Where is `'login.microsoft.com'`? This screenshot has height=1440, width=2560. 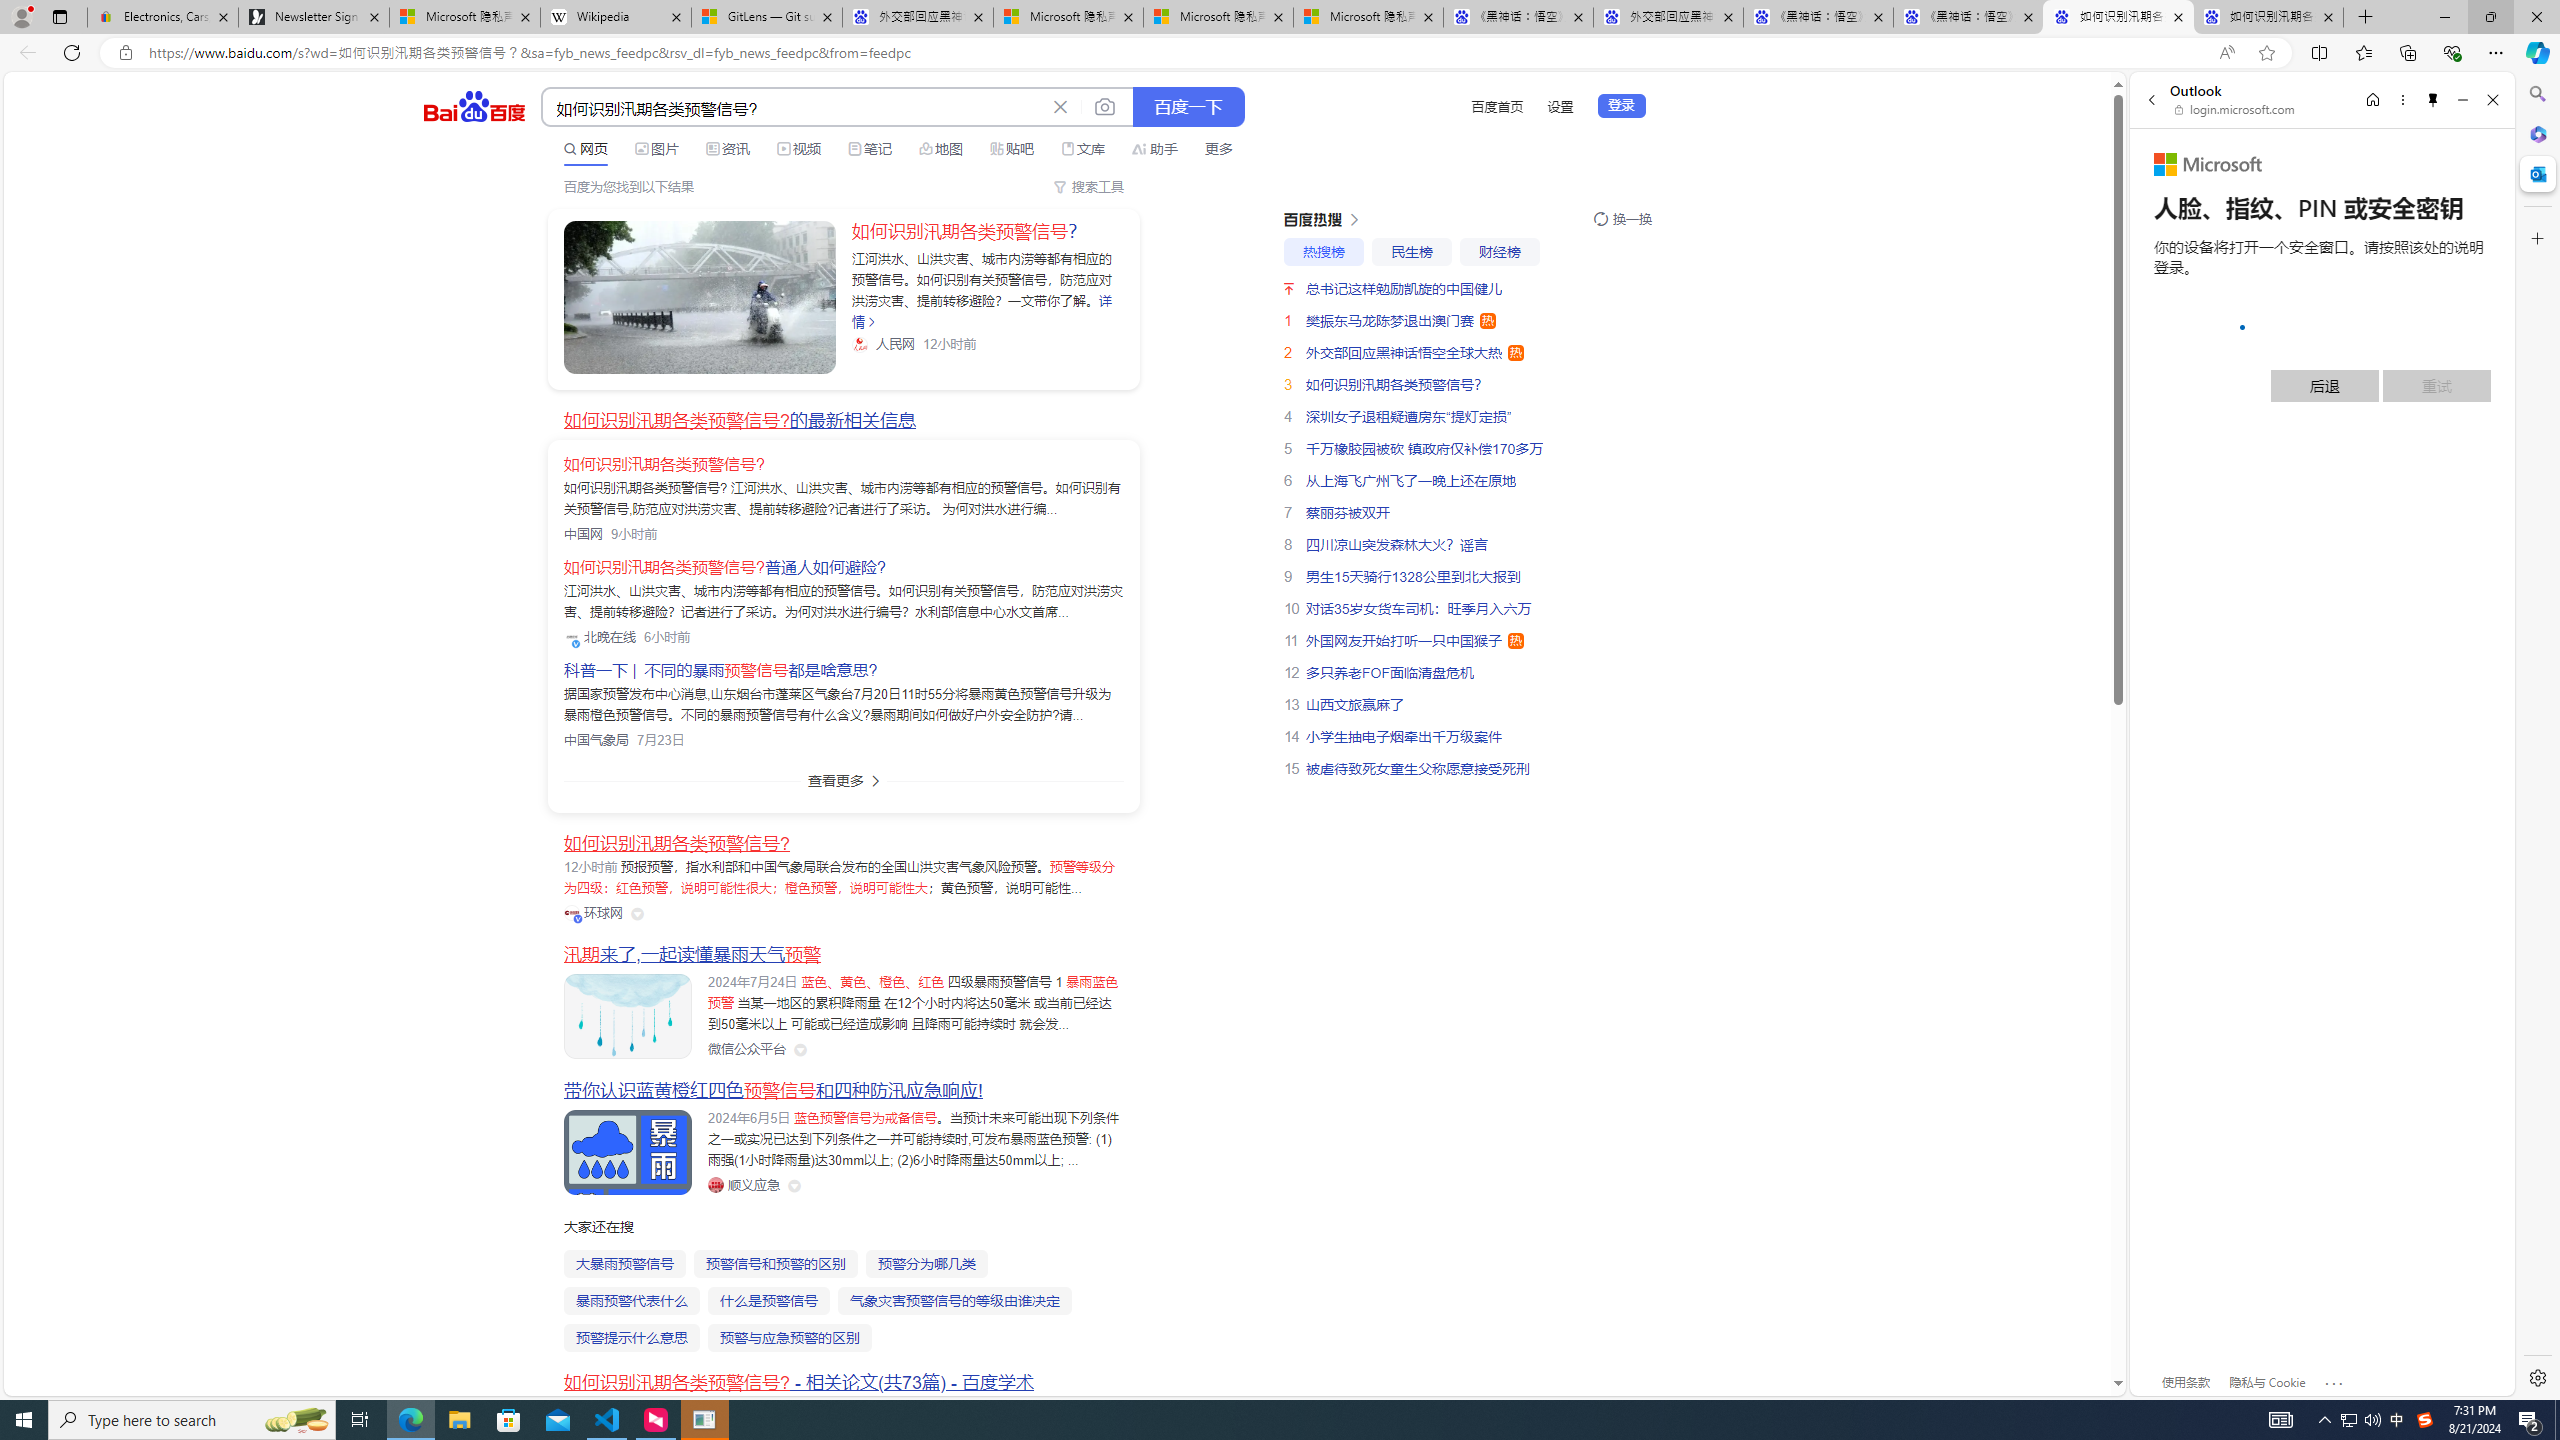
'login.microsoft.com' is located at coordinates (2235, 108).